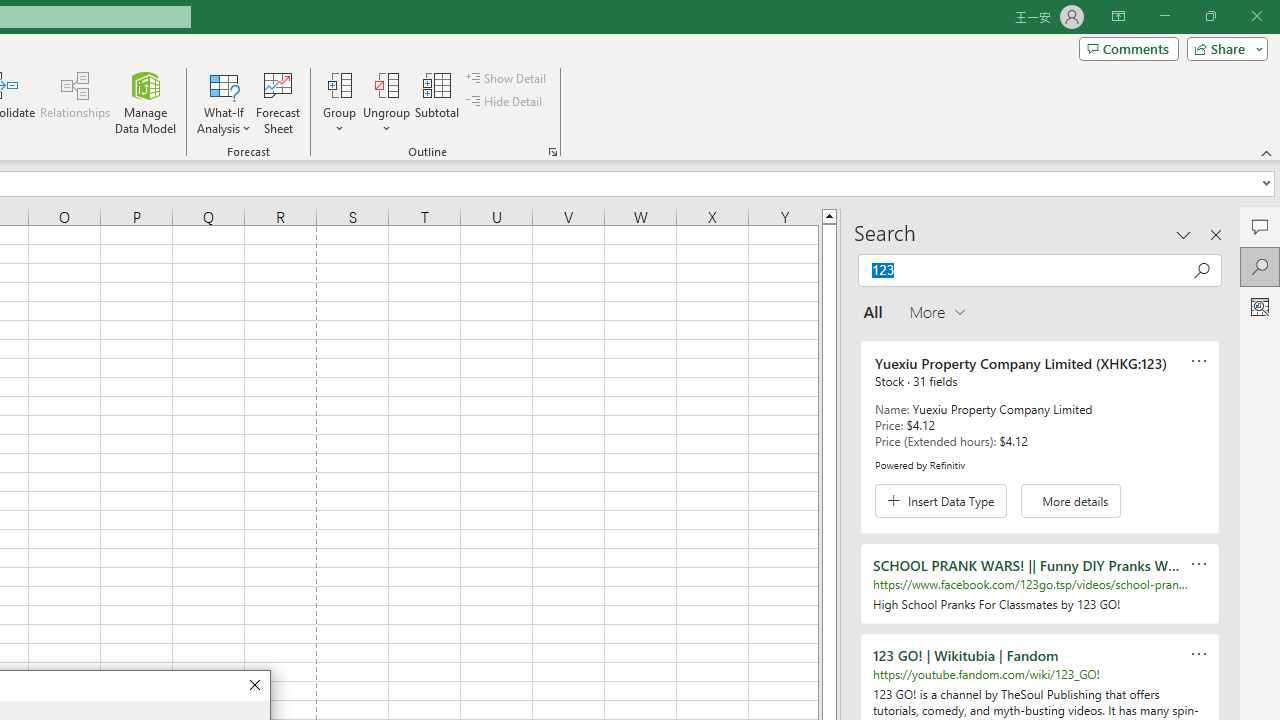 This screenshot has width=1280, height=720. Describe the element at coordinates (1117, 16) in the screenshot. I see `'Ribbon Display Options'` at that location.